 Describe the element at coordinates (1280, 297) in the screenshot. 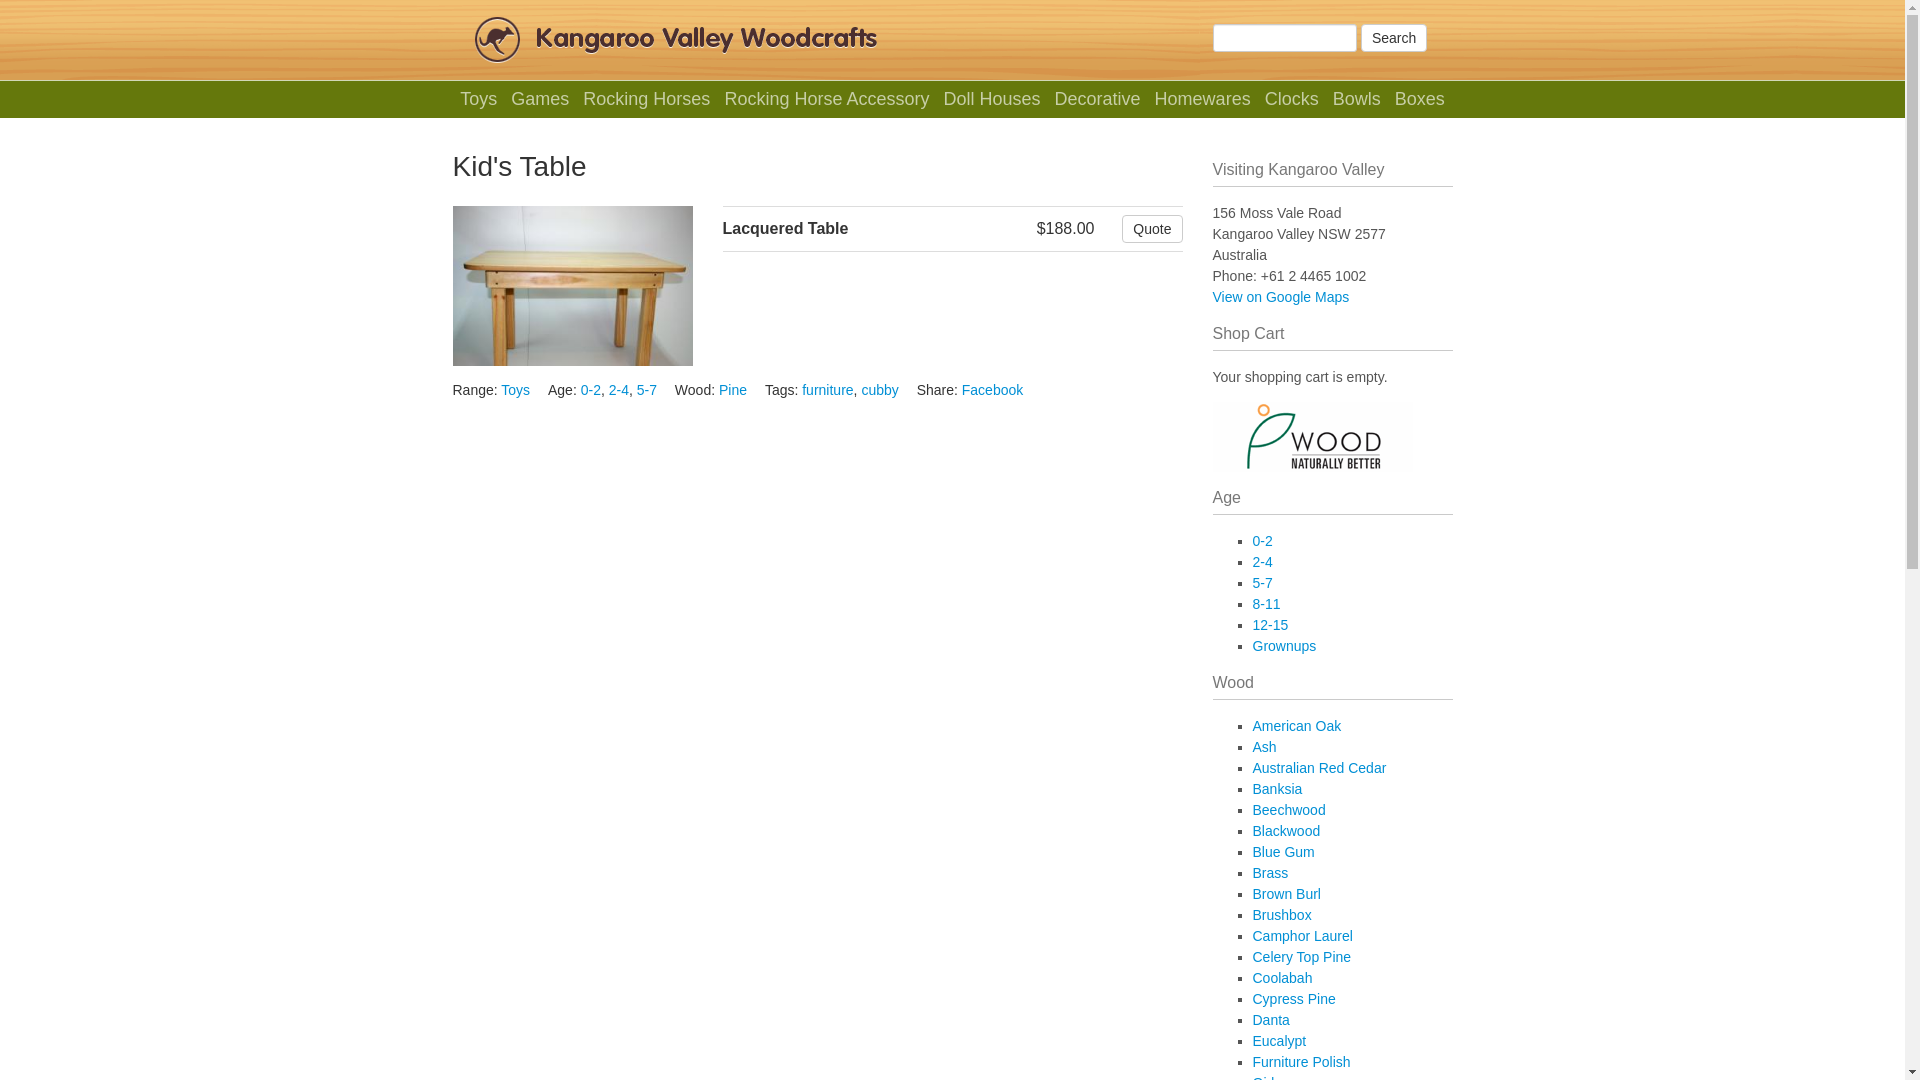

I see `'View on Google Maps'` at that location.